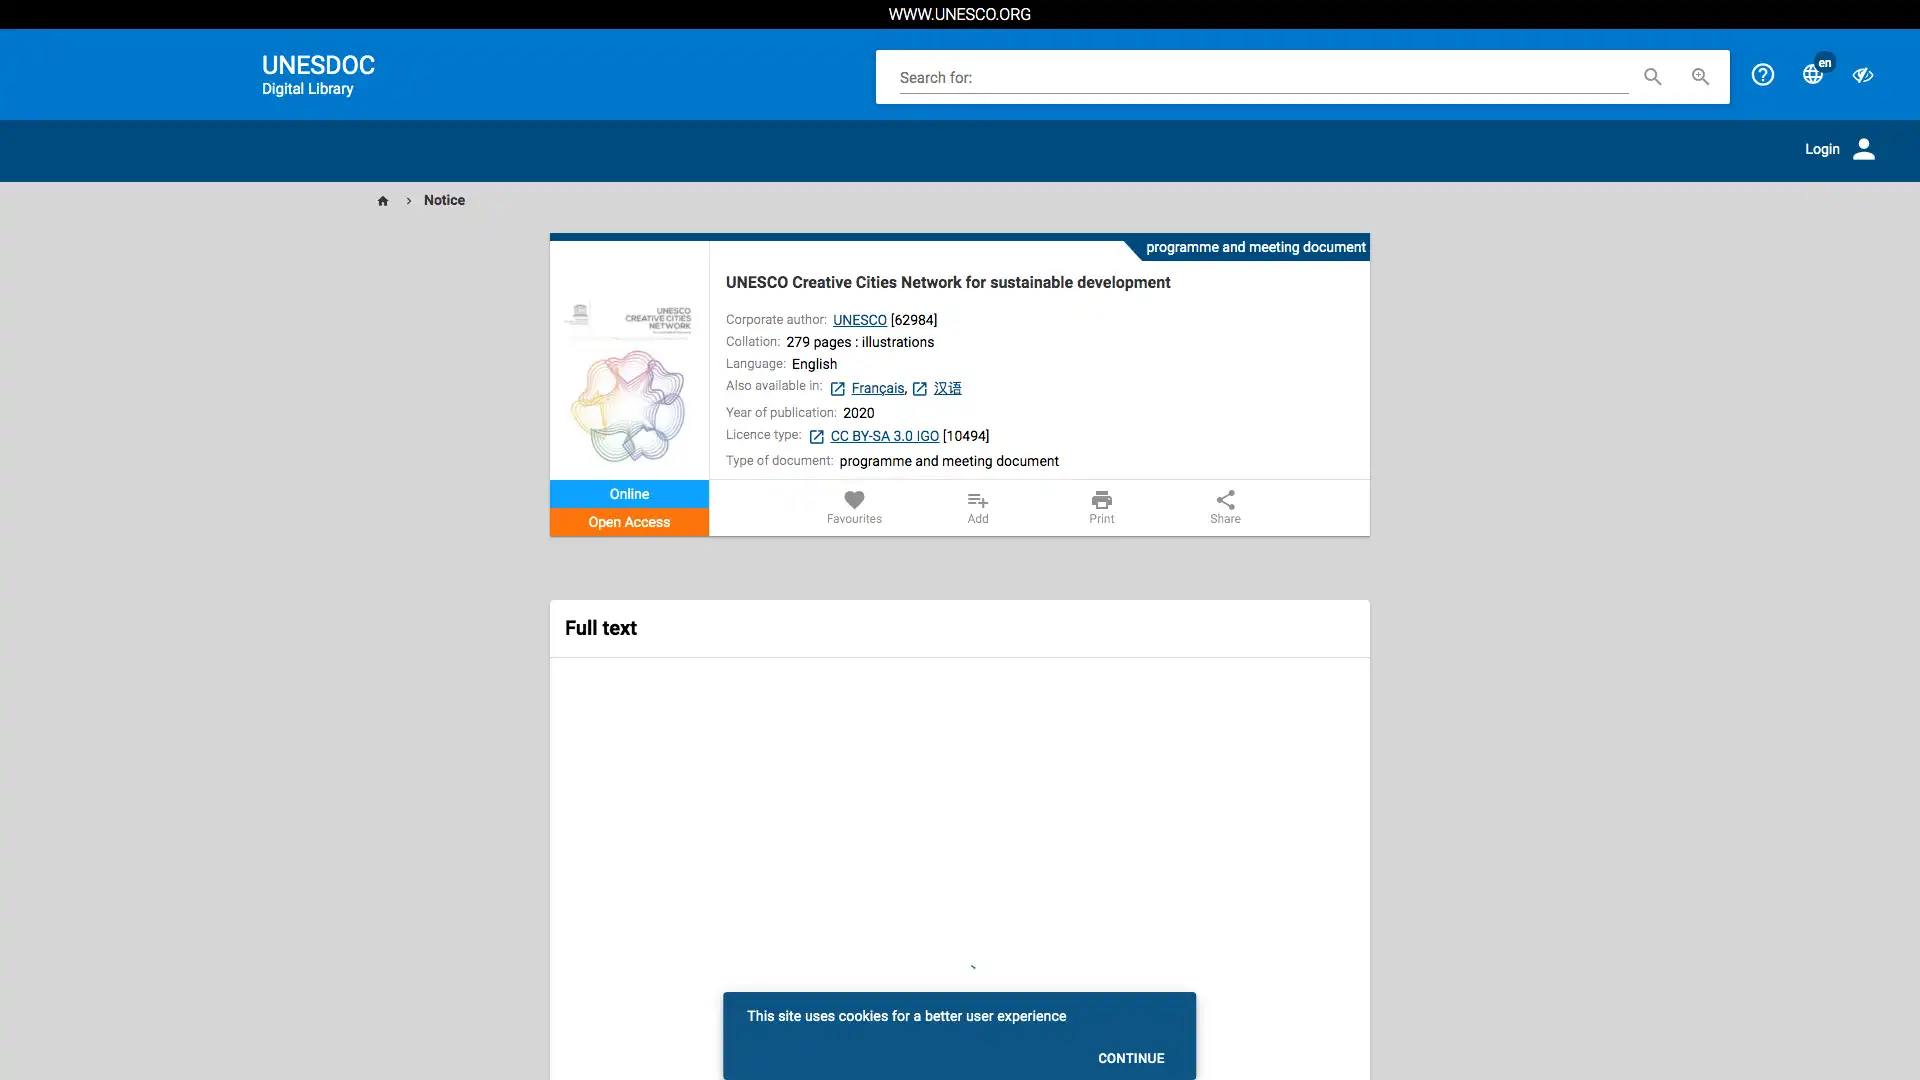 The width and height of the screenshot is (1920, 1080). What do you see at coordinates (1699, 75) in the screenshot?
I see `Start advanced search` at bounding box center [1699, 75].